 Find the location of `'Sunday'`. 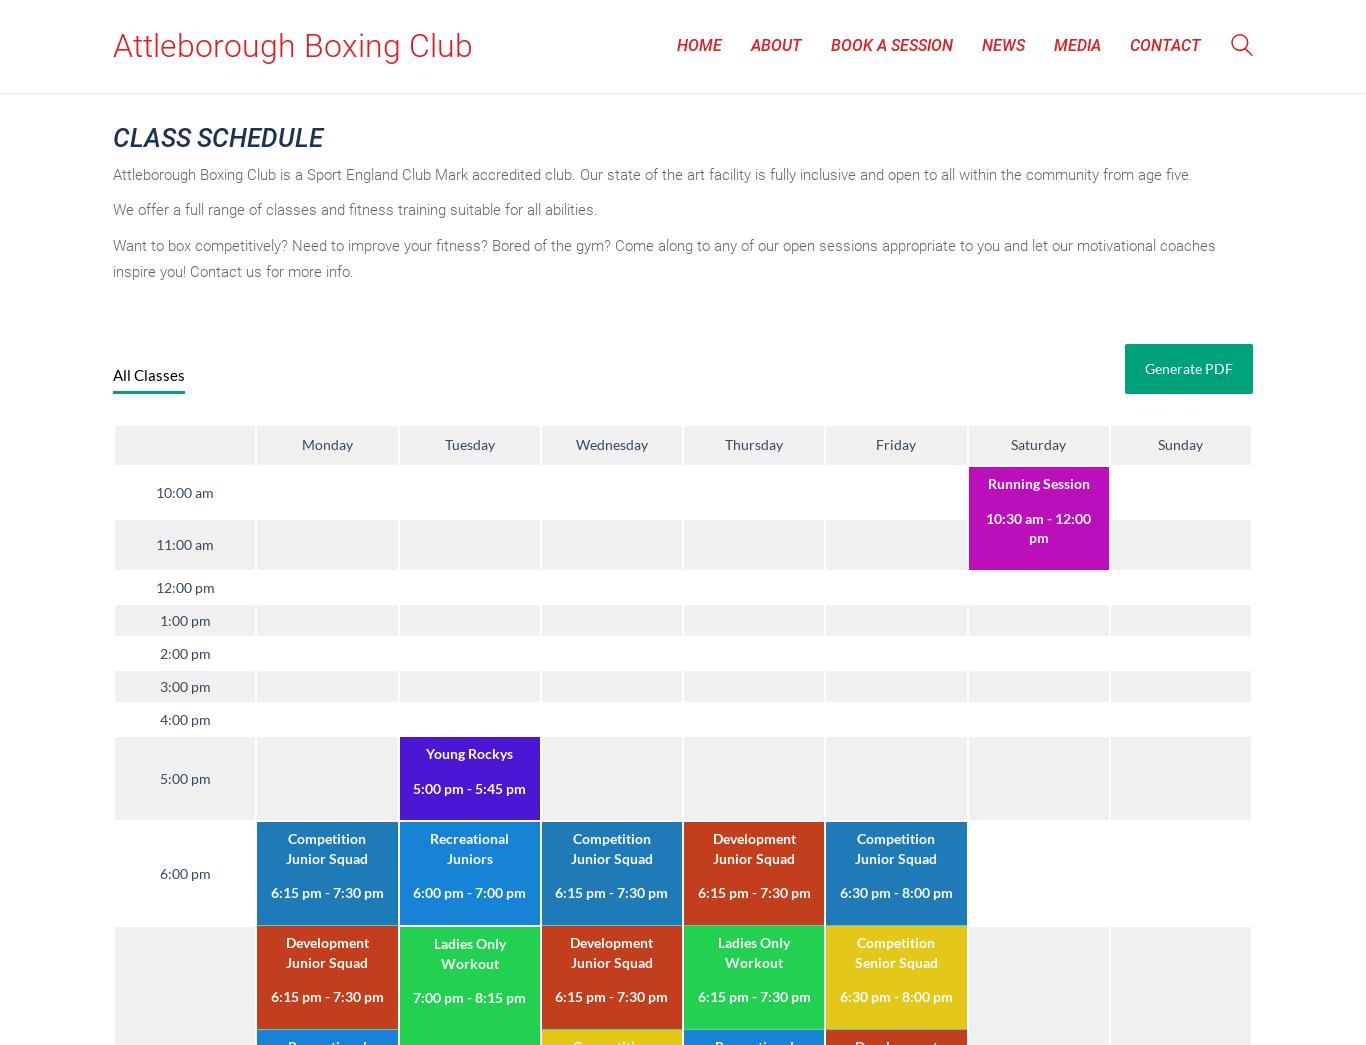

'Sunday' is located at coordinates (1180, 444).